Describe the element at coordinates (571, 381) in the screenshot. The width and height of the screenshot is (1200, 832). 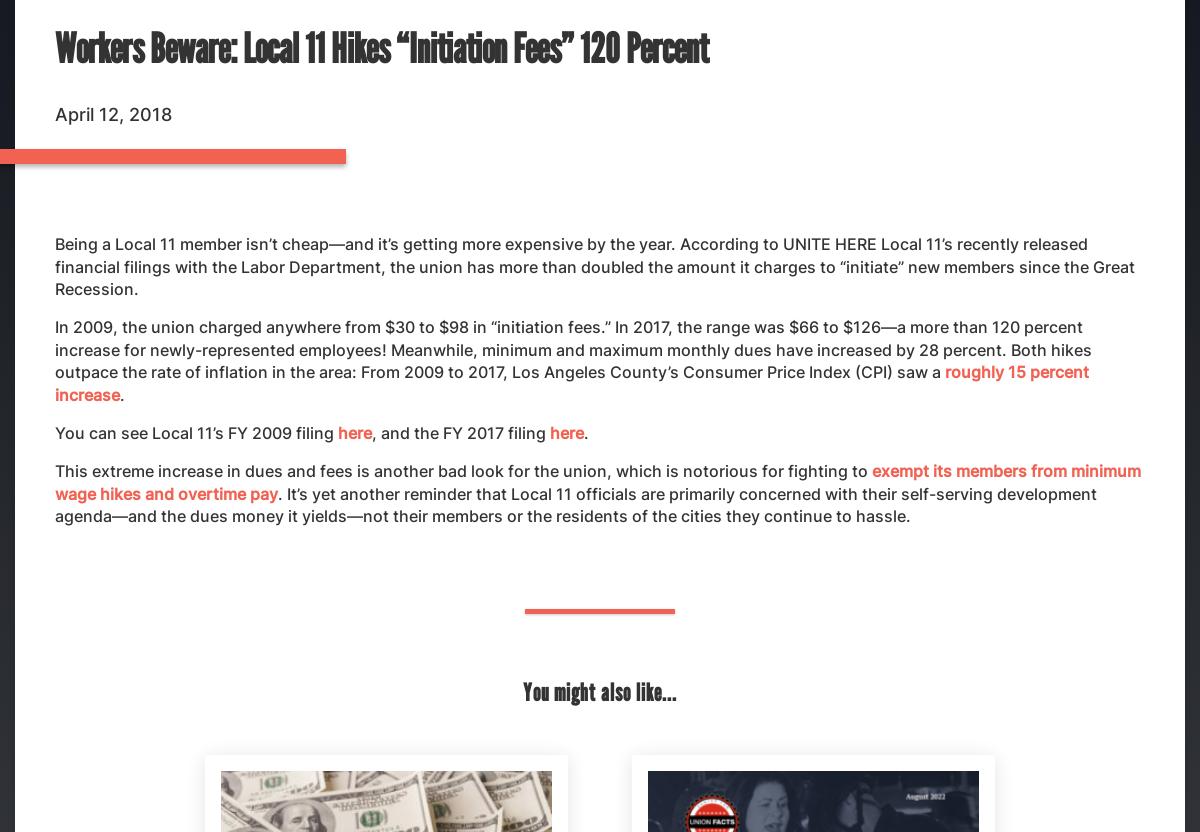
I see `'roughly 15 percent increase'` at that location.